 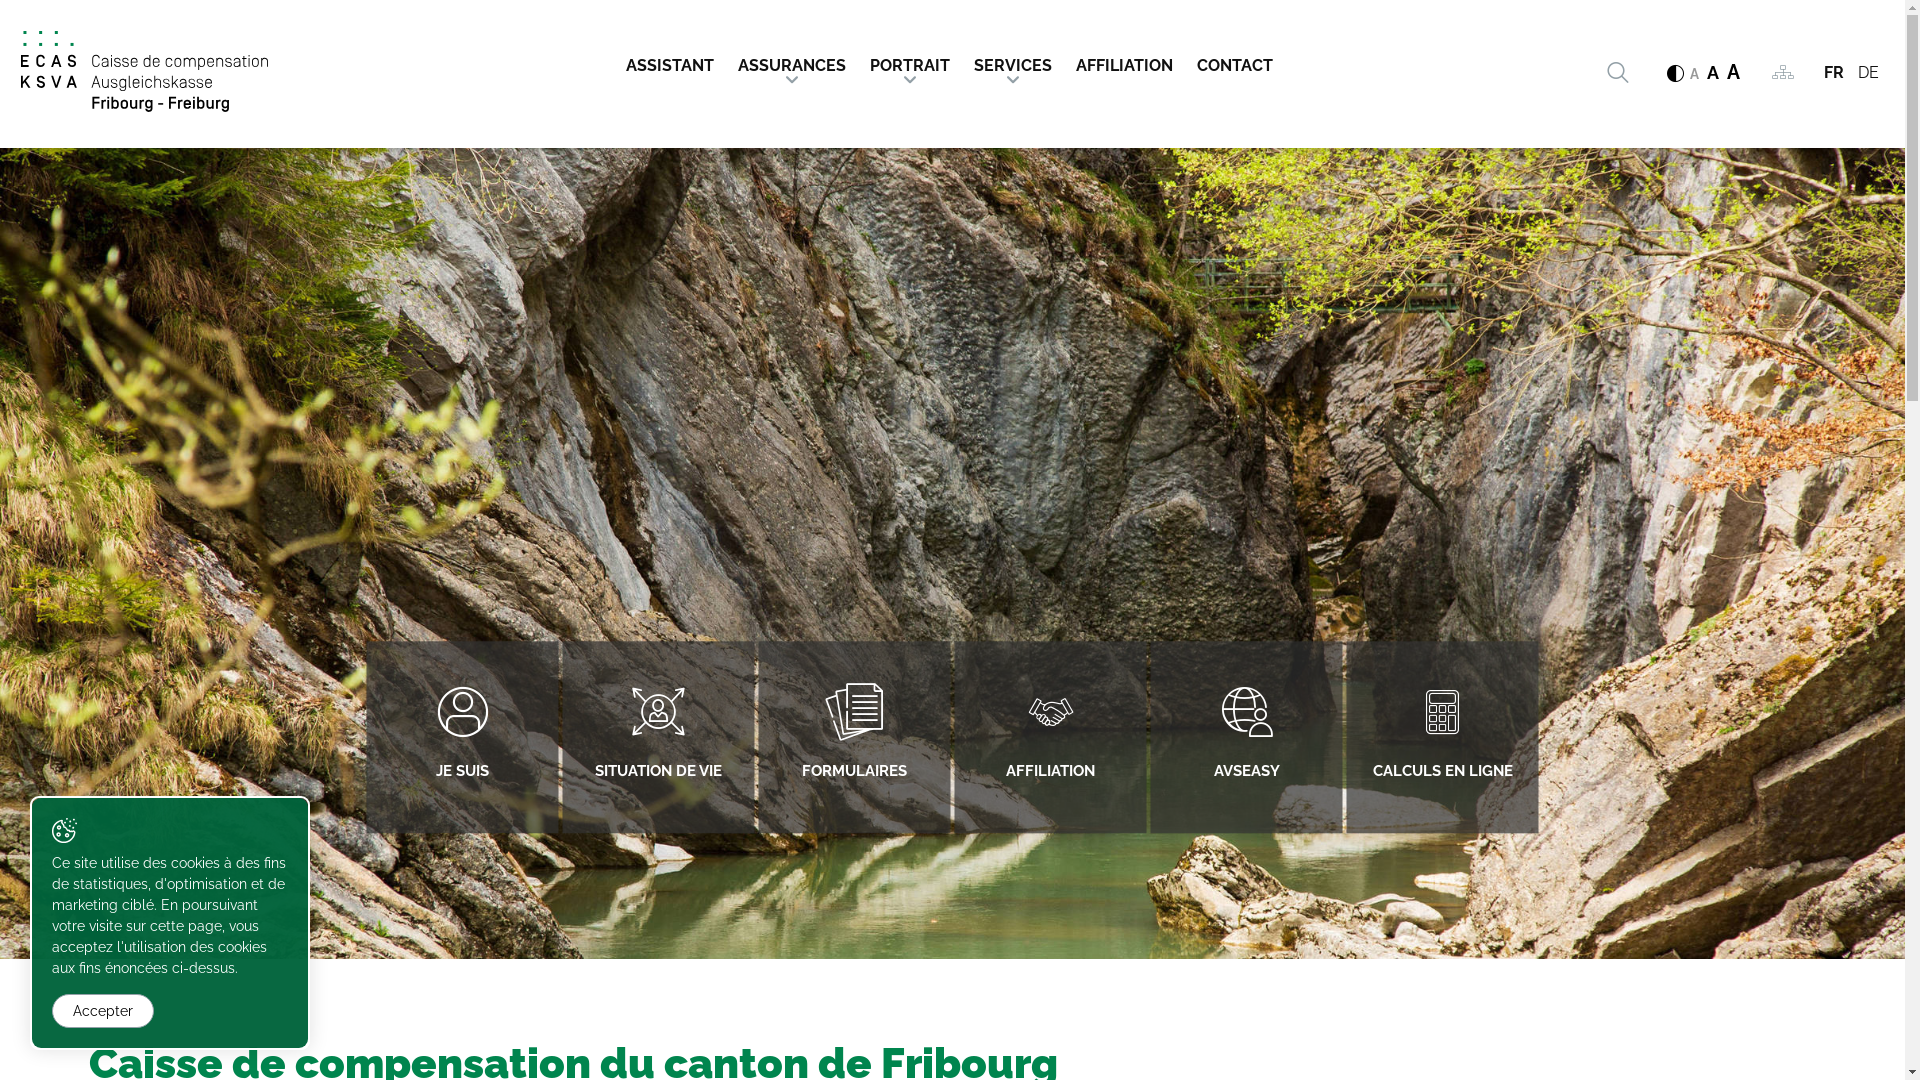 I want to click on 'CONTACT', so click(x=1232, y=58).